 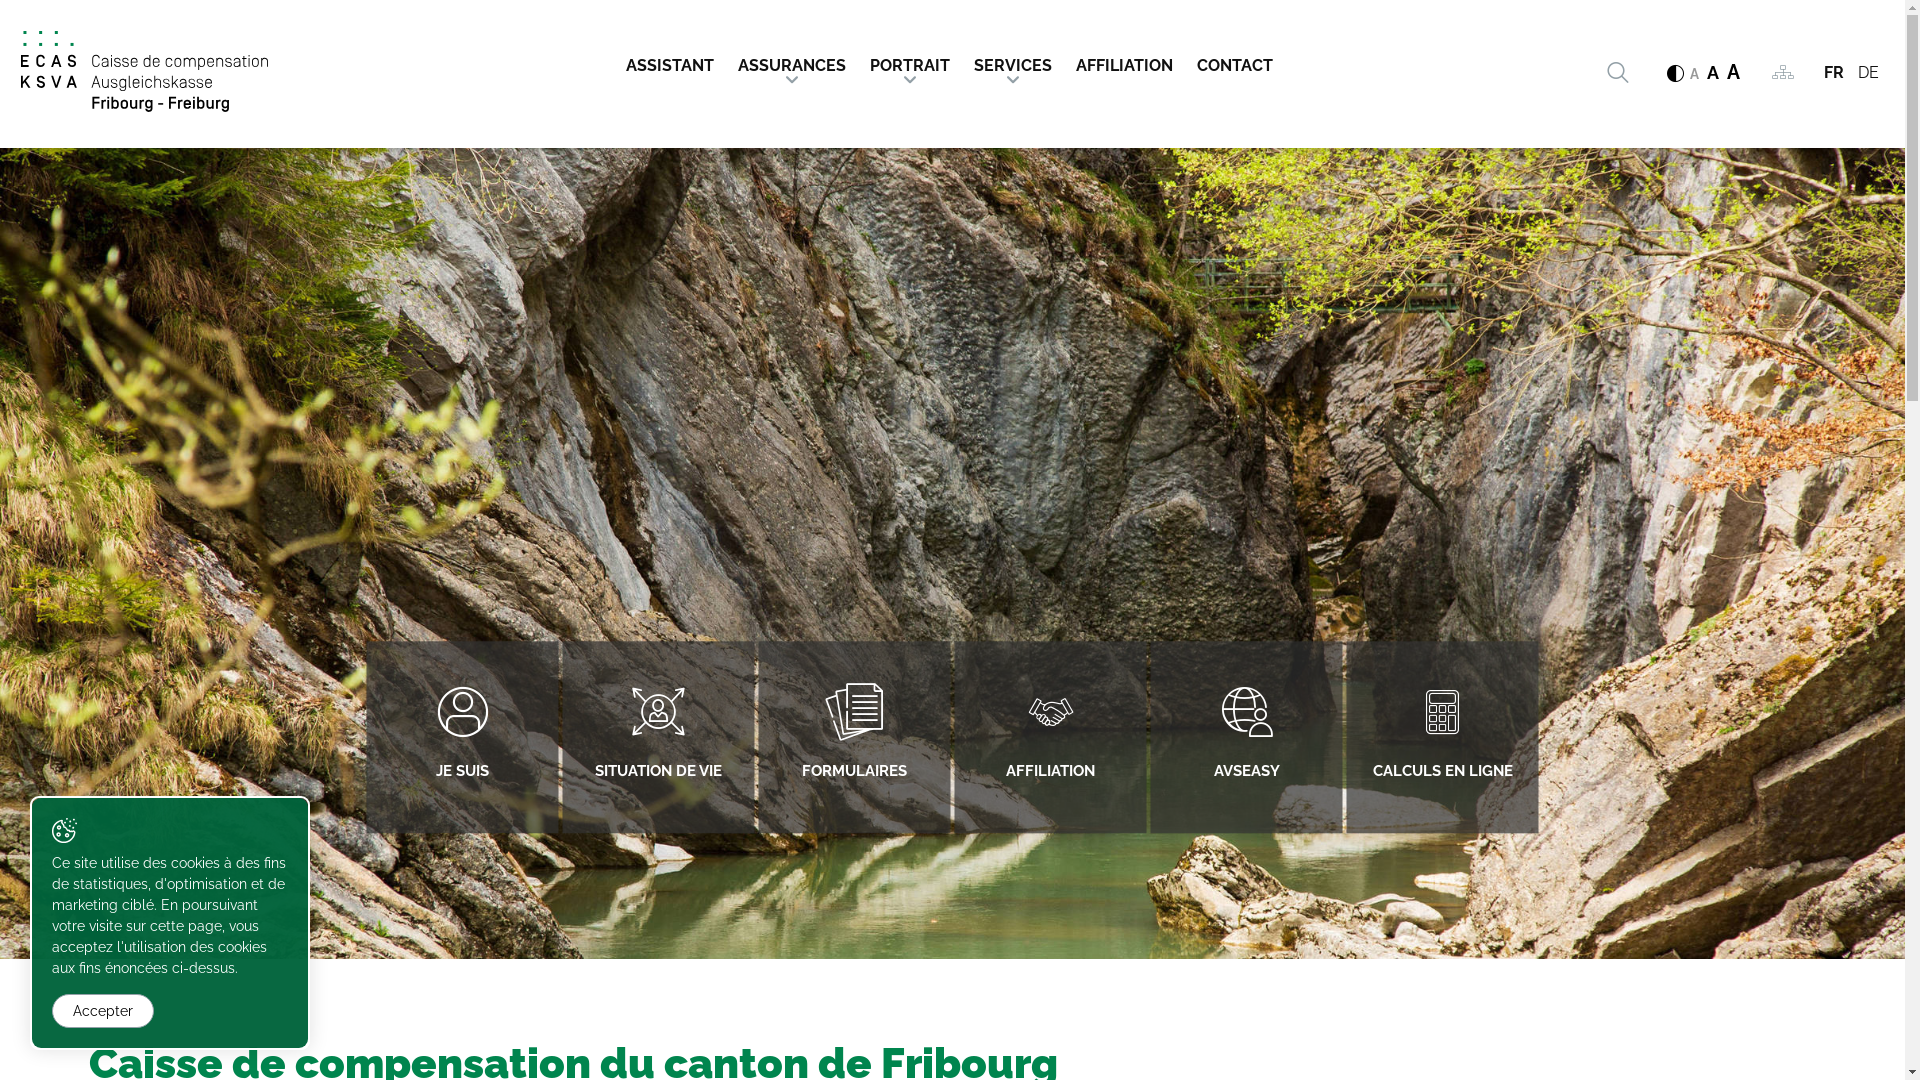 I want to click on 'CONTACT', so click(x=1232, y=58).